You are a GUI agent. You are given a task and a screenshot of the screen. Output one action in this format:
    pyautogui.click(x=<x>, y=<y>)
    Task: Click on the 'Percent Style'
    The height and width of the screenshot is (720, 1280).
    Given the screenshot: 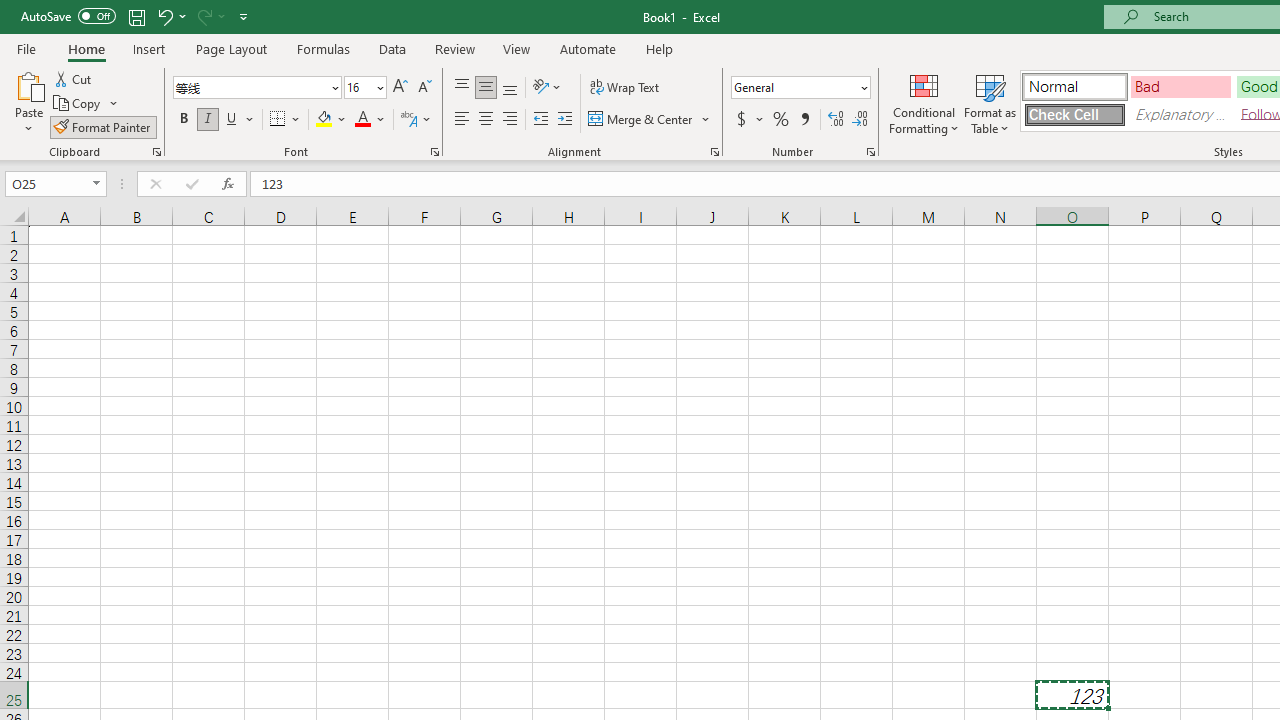 What is the action you would take?
    pyautogui.click(x=780, y=119)
    